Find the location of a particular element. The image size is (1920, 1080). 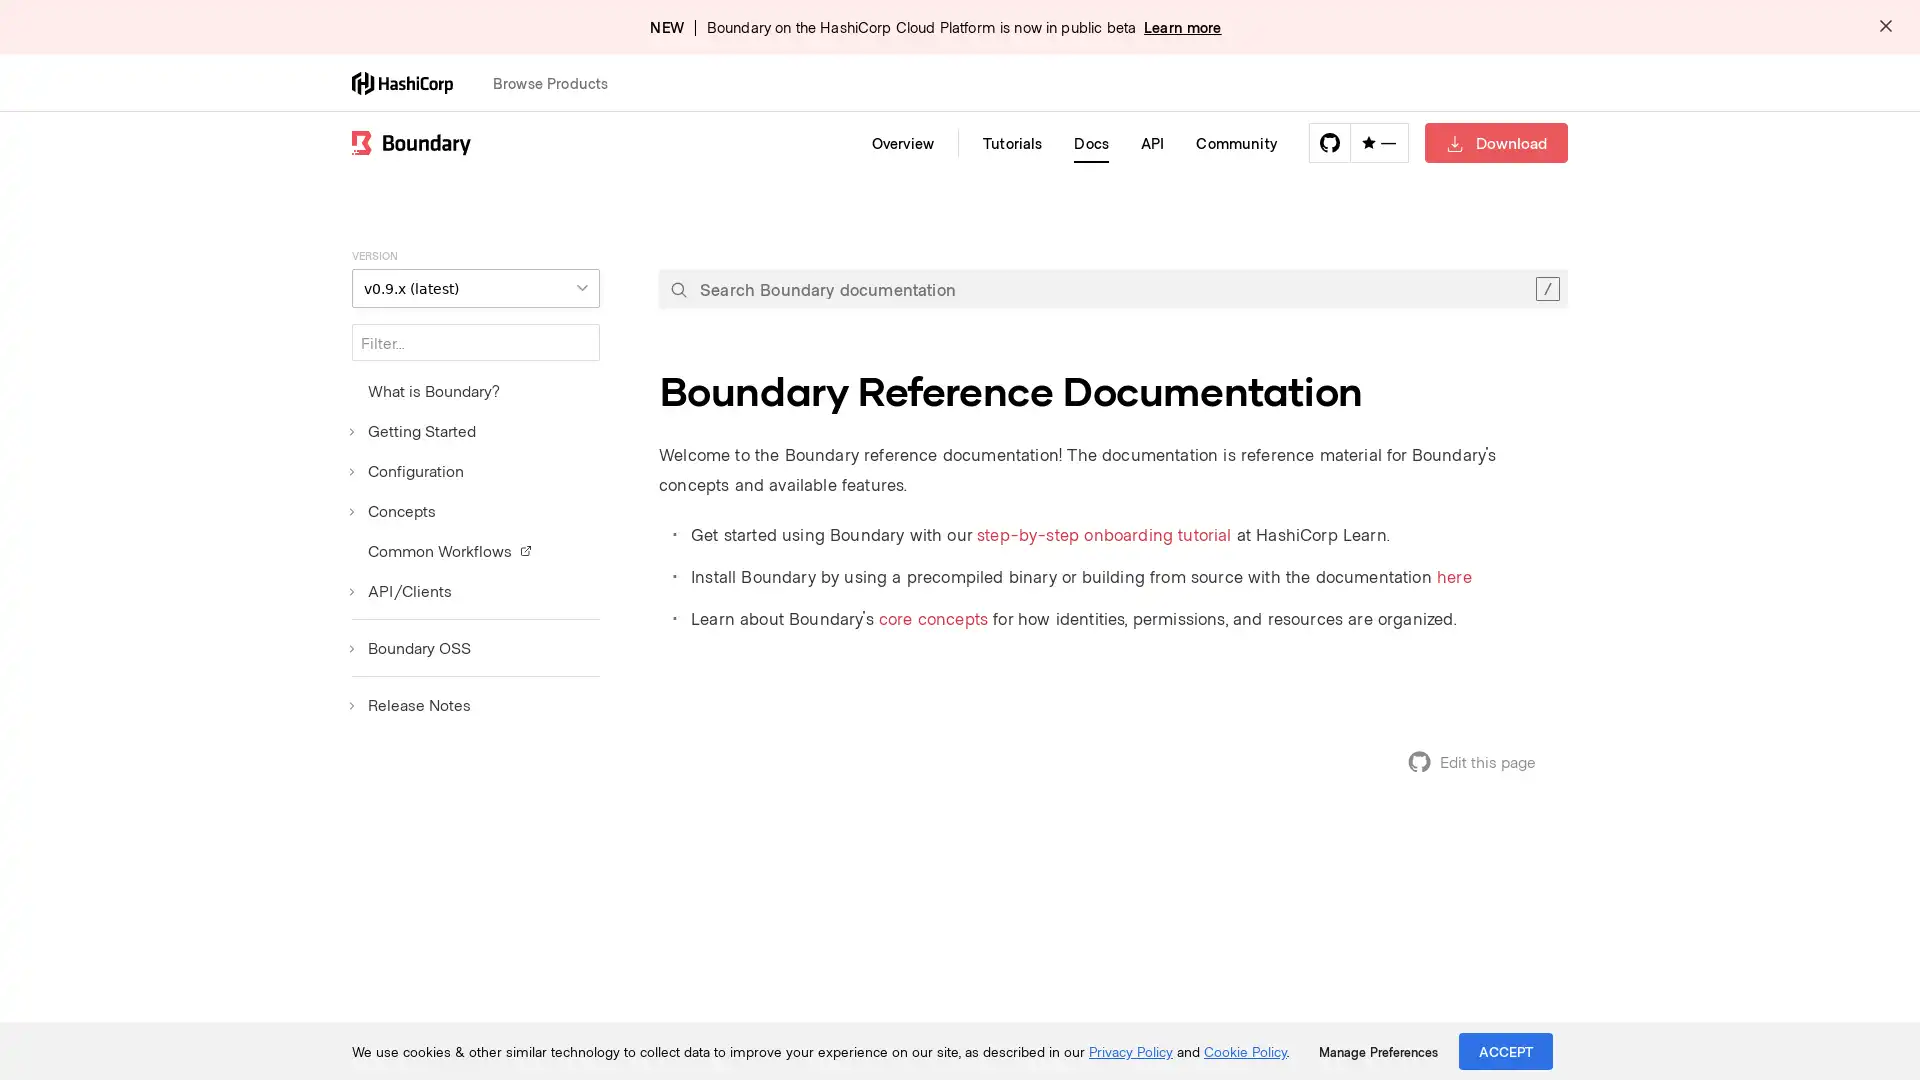

Manage Preferences is located at coordinates (1377, 1051).